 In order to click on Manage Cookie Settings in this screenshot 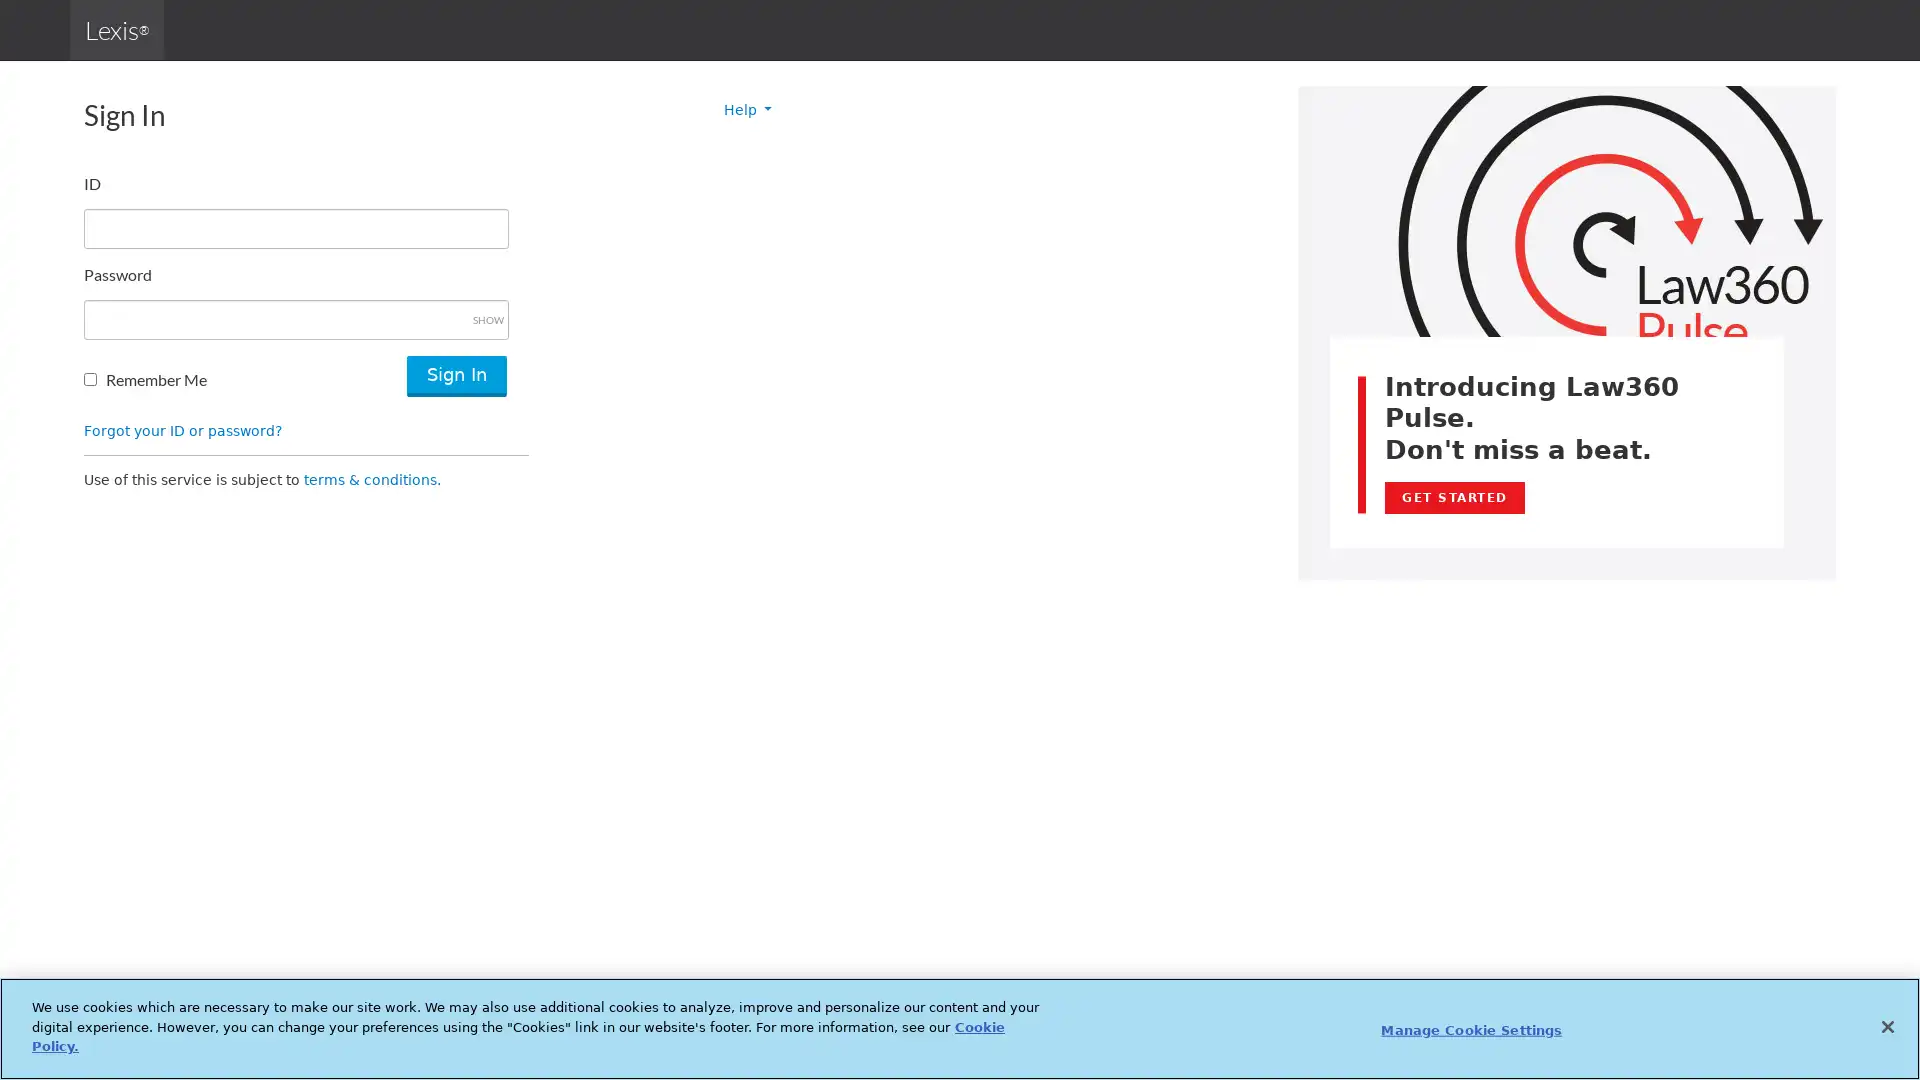, I will do `click(1471, 1029)`.